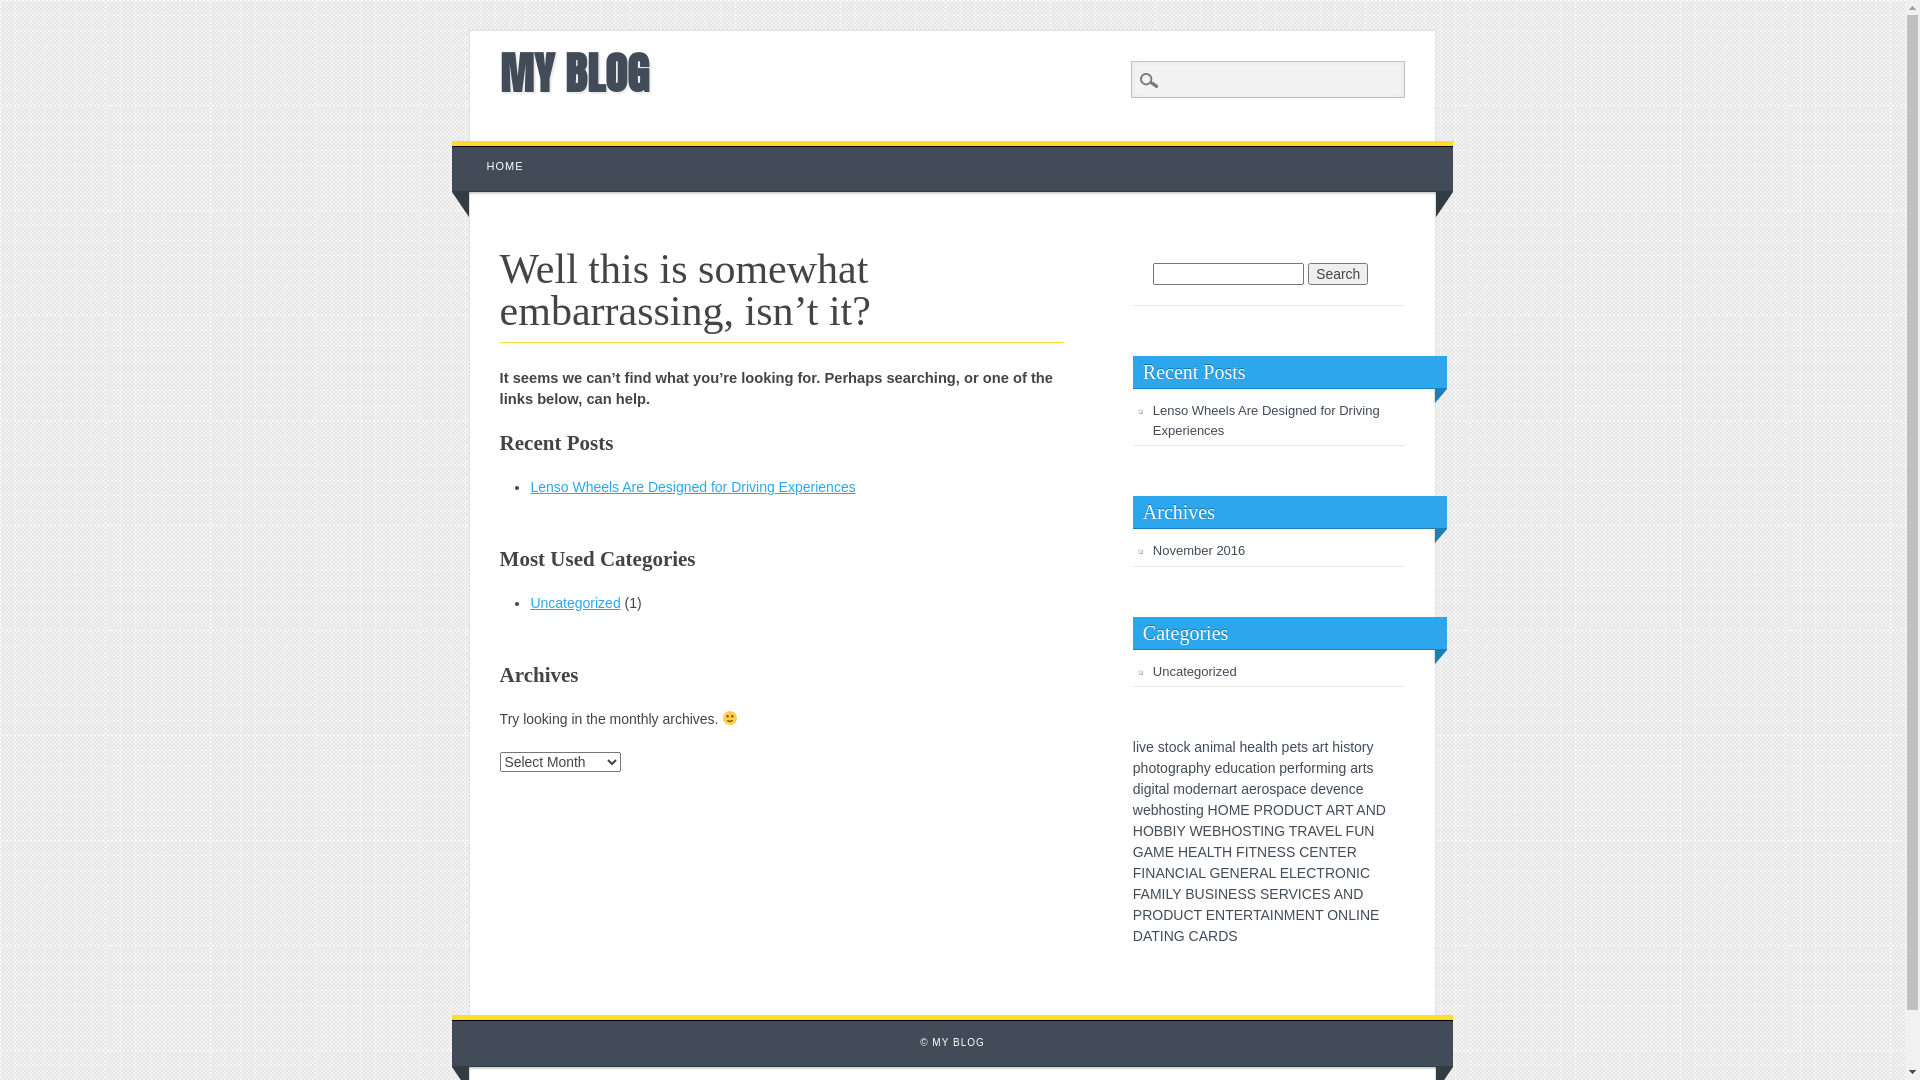 This screenshot has width=1920, height=1080. What do you see at coordinates (1192, 852) in the screenshot?
I see `'E'` at bounding box center [1192, 852].